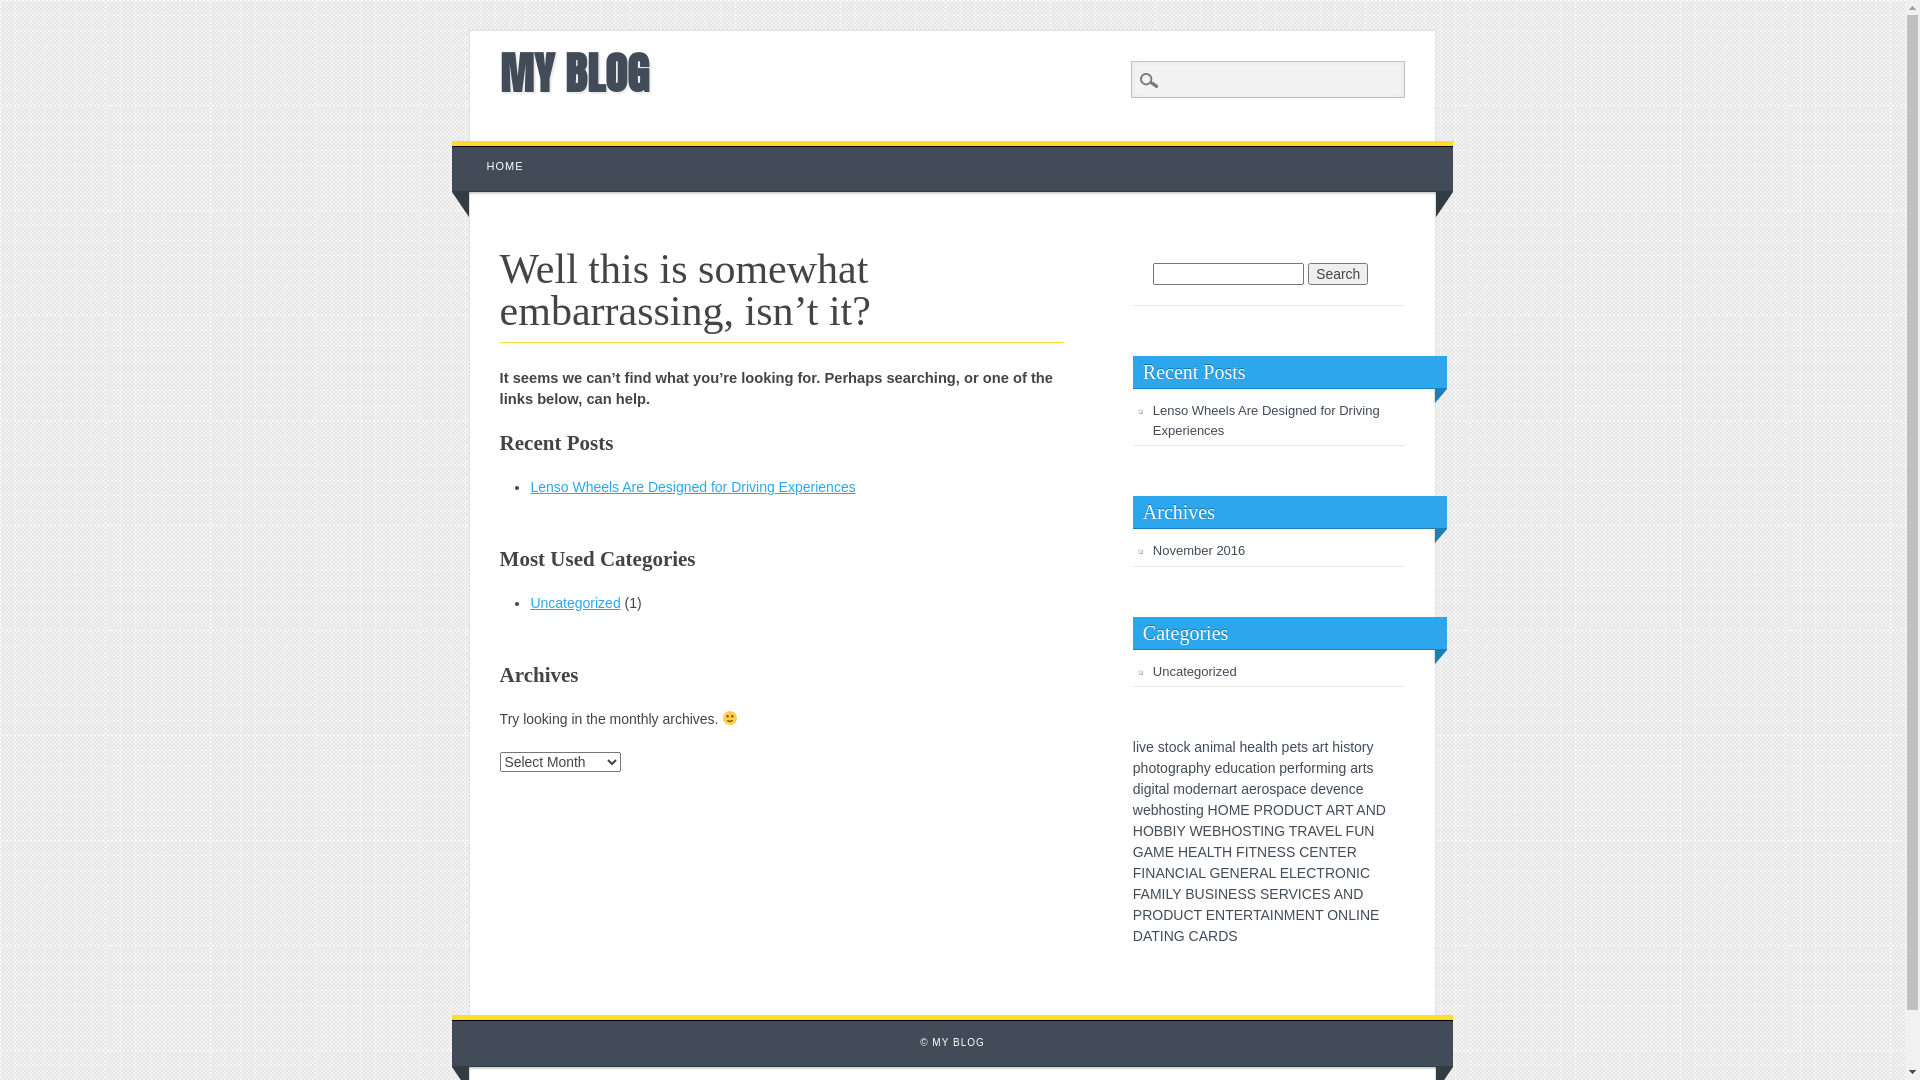 This screenshot has width=1920, height=1080. What do you see at coordinates (1192, 852) in the screenshot?
I see `'E'` at bounding box center [1192, 852].